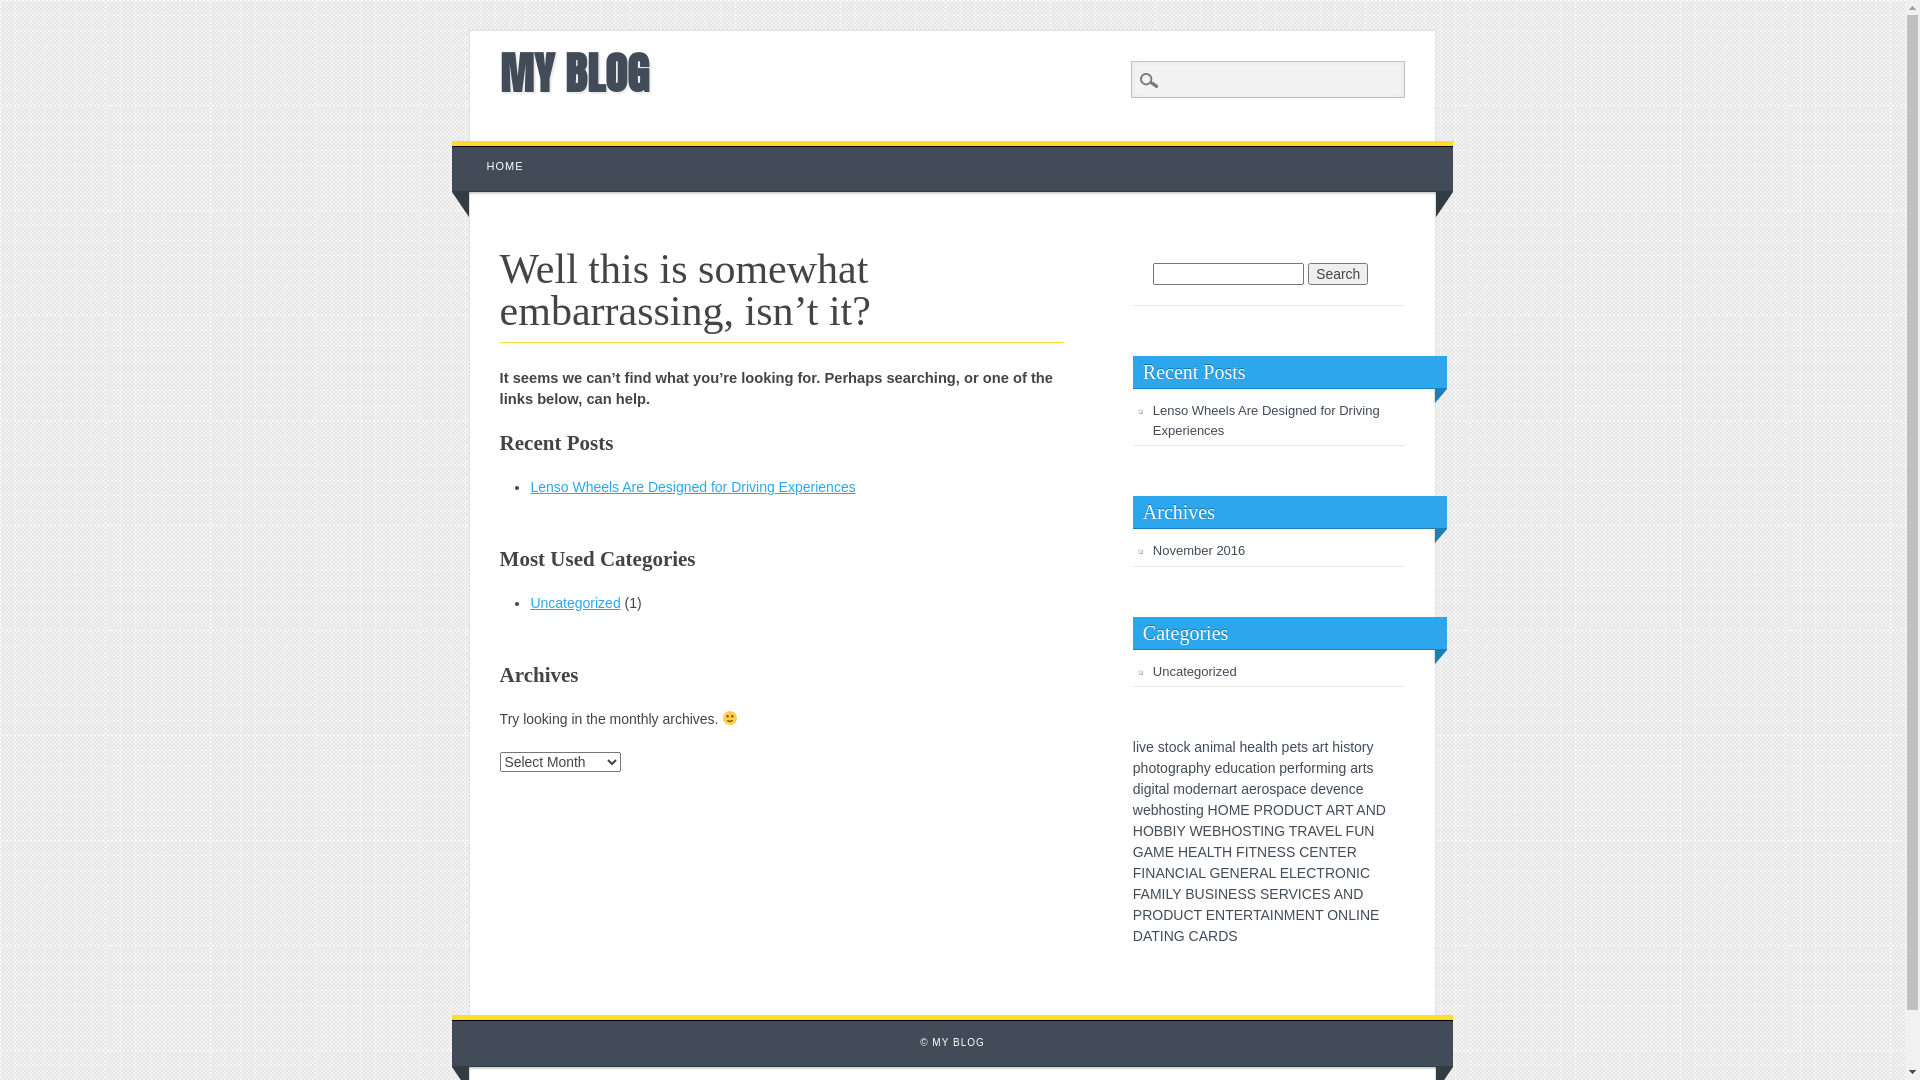 This screenshot has width=1920, height=1080. What do you see at coordinates (1192, 852) in the screenshot?
I see `'E'` at bounding box center [1192, 852].